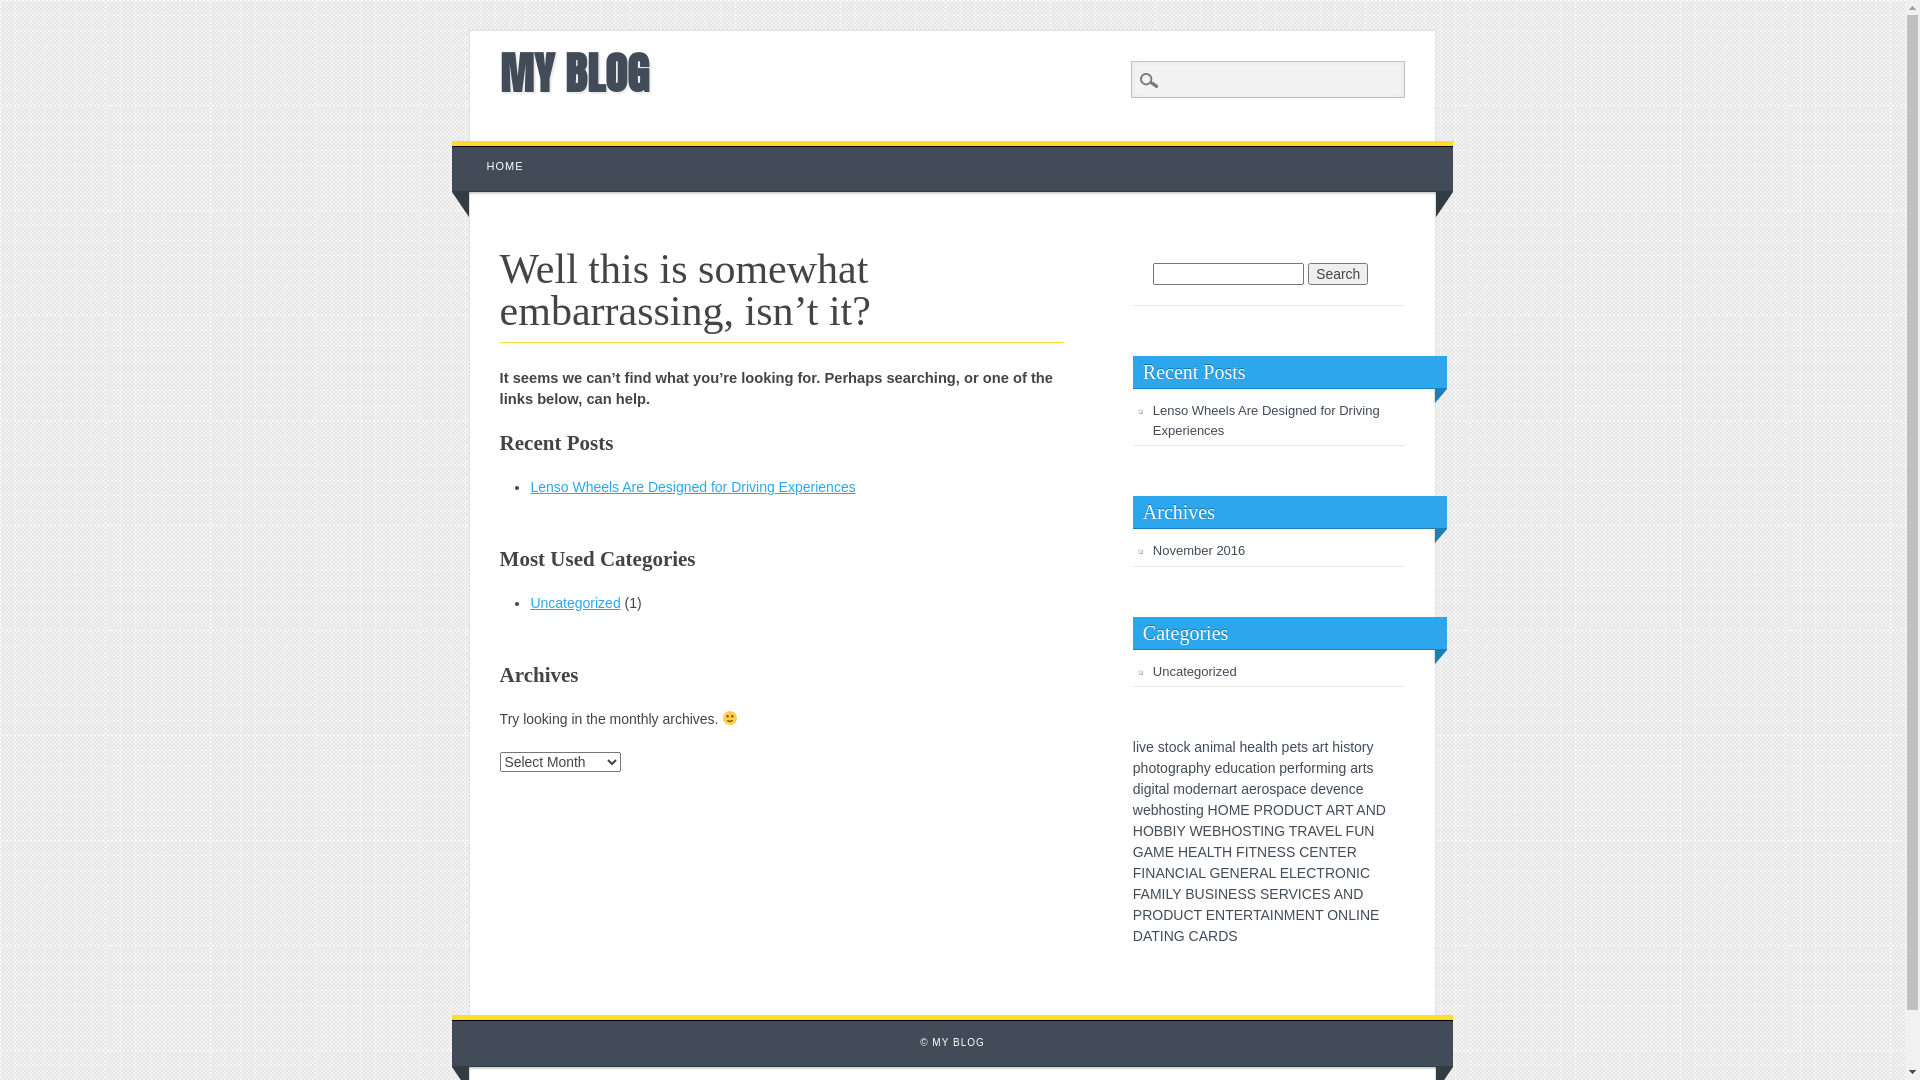 This screenshot has width=1920, height=1080. What do you see at coordinates (1192, 852) in the screenshot?
I see `'E'` at bounding box center [1192, 852].